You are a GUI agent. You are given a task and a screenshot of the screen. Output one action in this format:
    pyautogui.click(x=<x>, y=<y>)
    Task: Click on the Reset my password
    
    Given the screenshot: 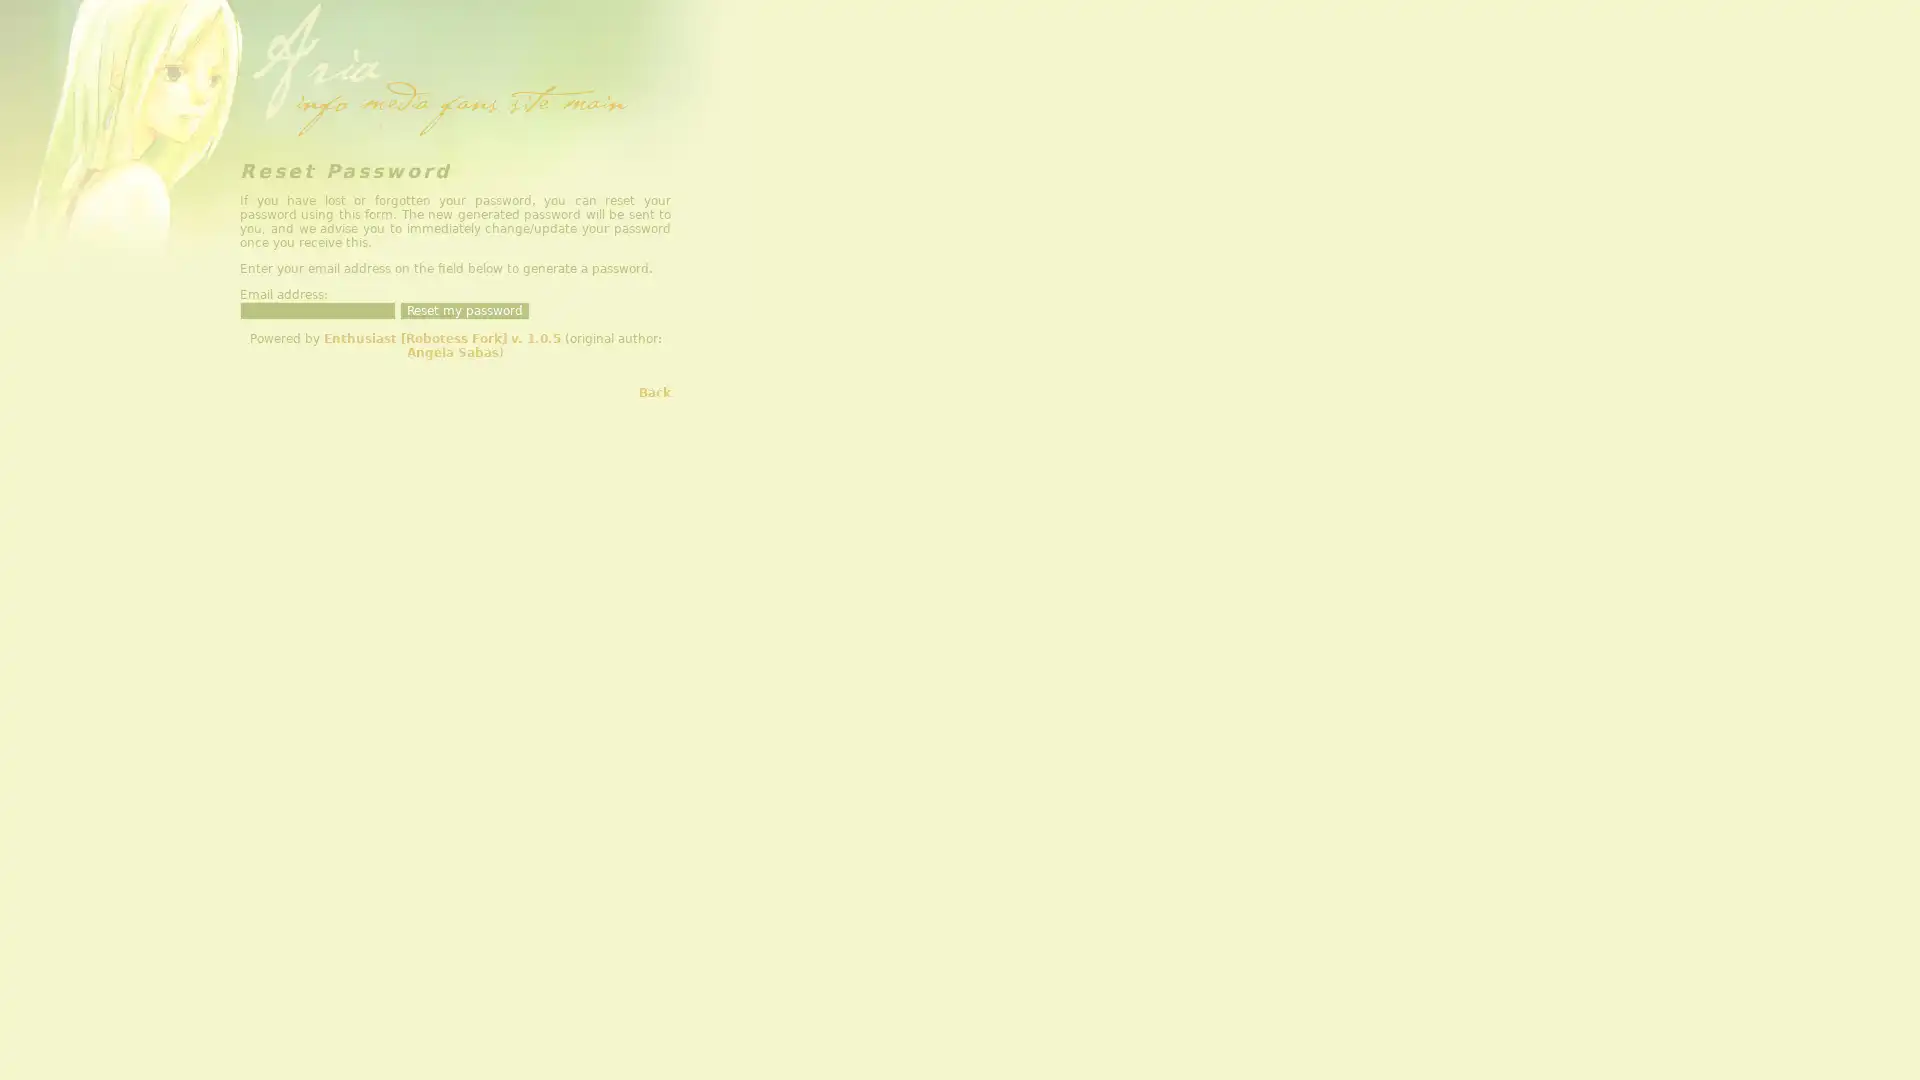 What is the action you would take?
    pyautogui.click(x=464, y=311)
    